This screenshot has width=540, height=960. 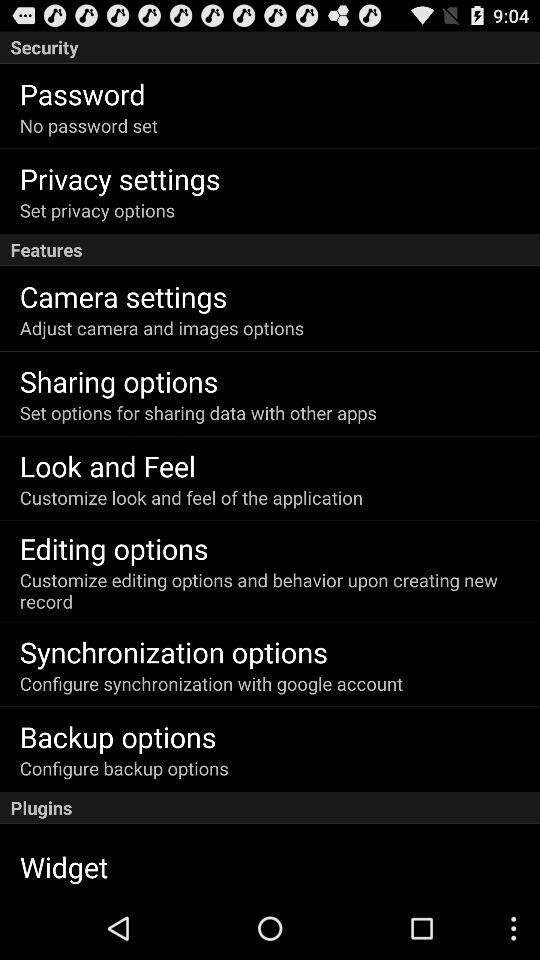 I want to click on the plugins, so click(x=270, y=808).